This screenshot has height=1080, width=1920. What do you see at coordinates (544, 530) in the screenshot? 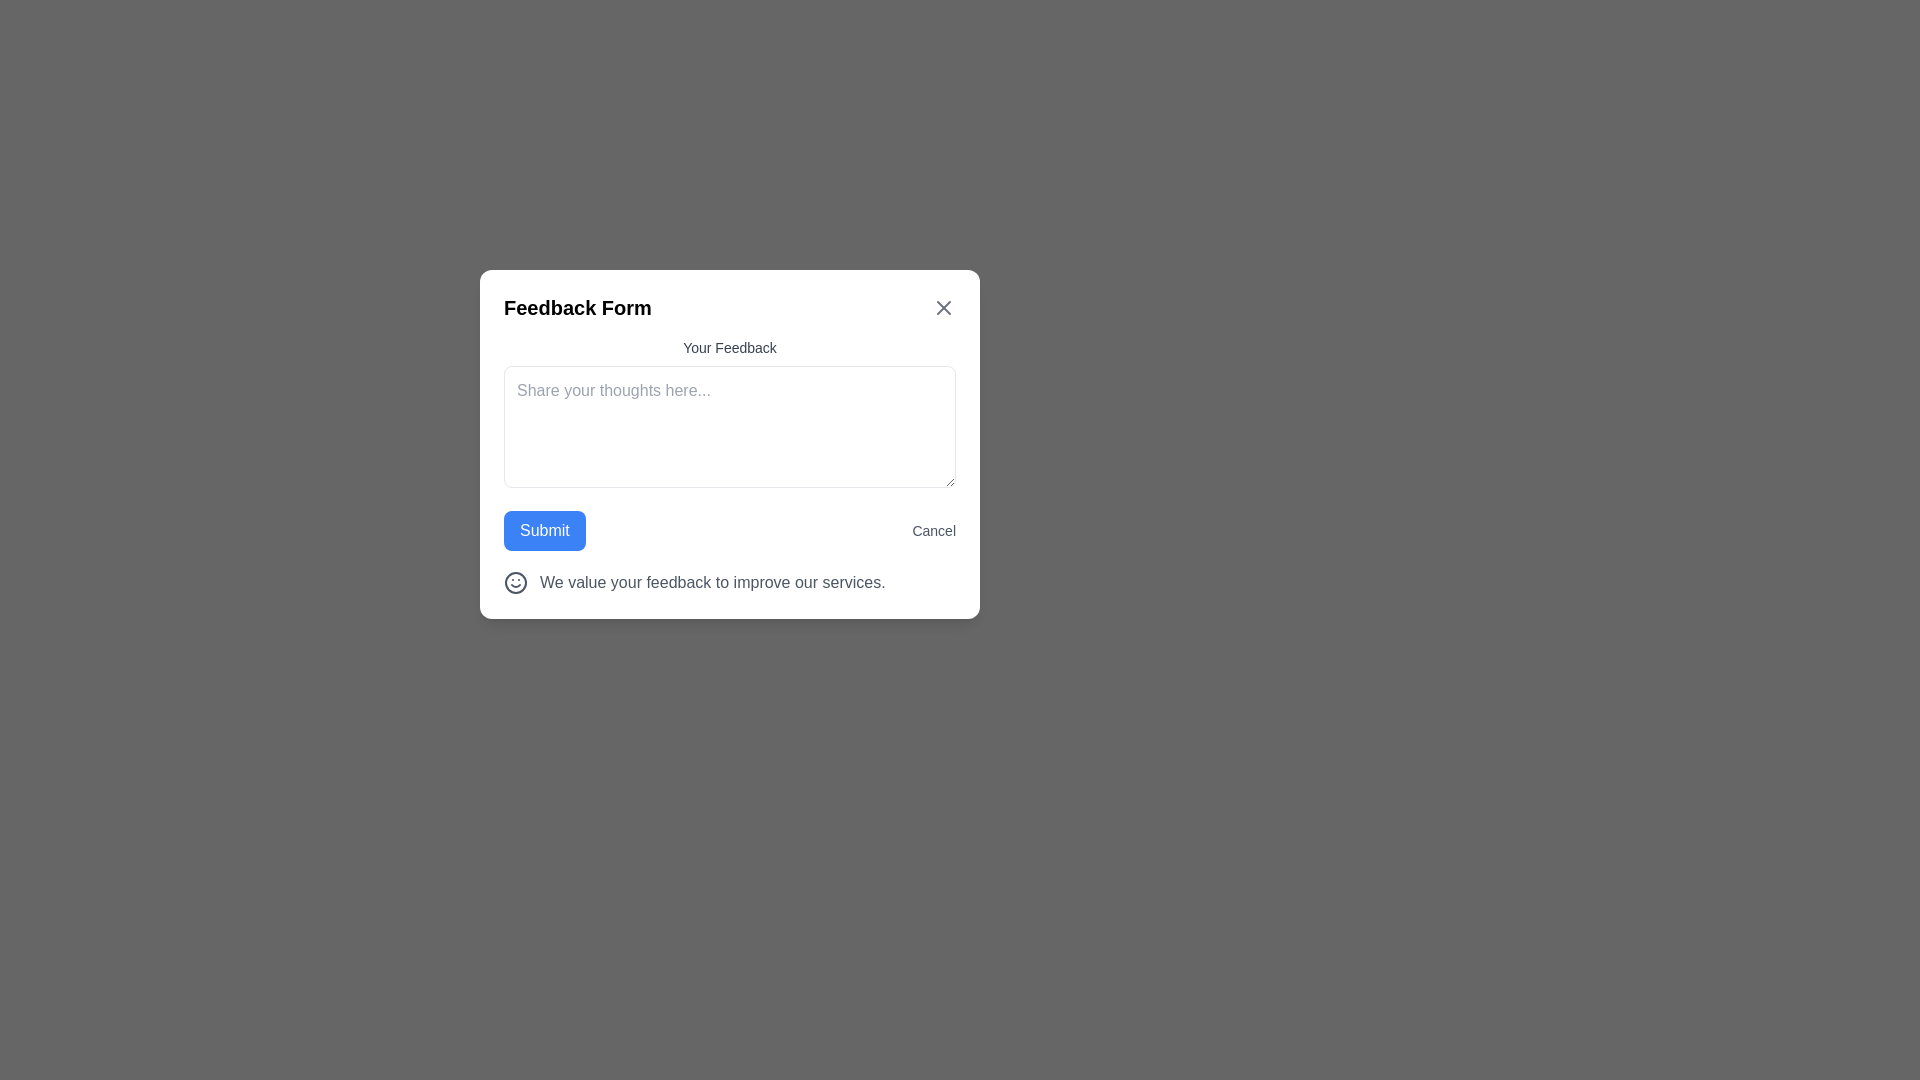
I see `the 'Submit' button, which is a rectangular button with a blue background and white text, located in the bottom-left corner of the modal dialog box` at bounding box center [544, 530].